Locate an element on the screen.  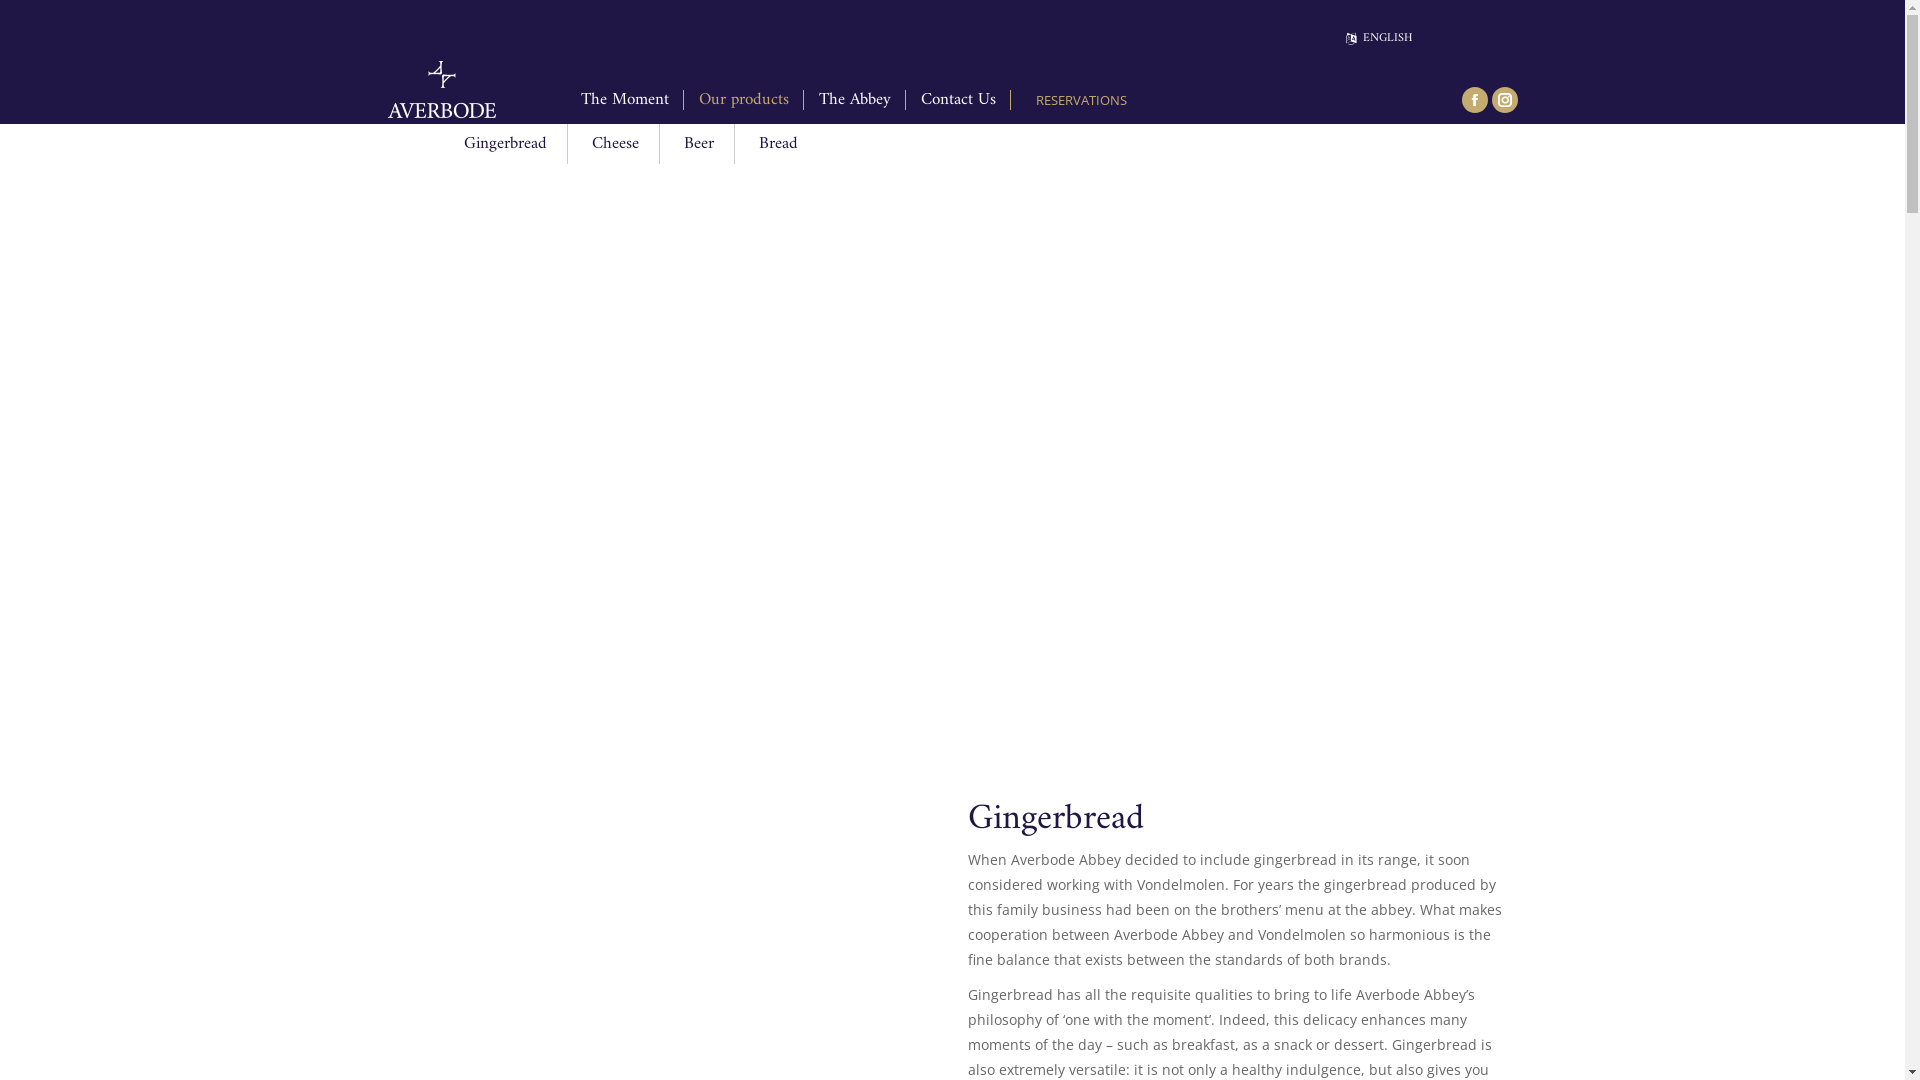
'Our products' is located at coordinates (742, 100).